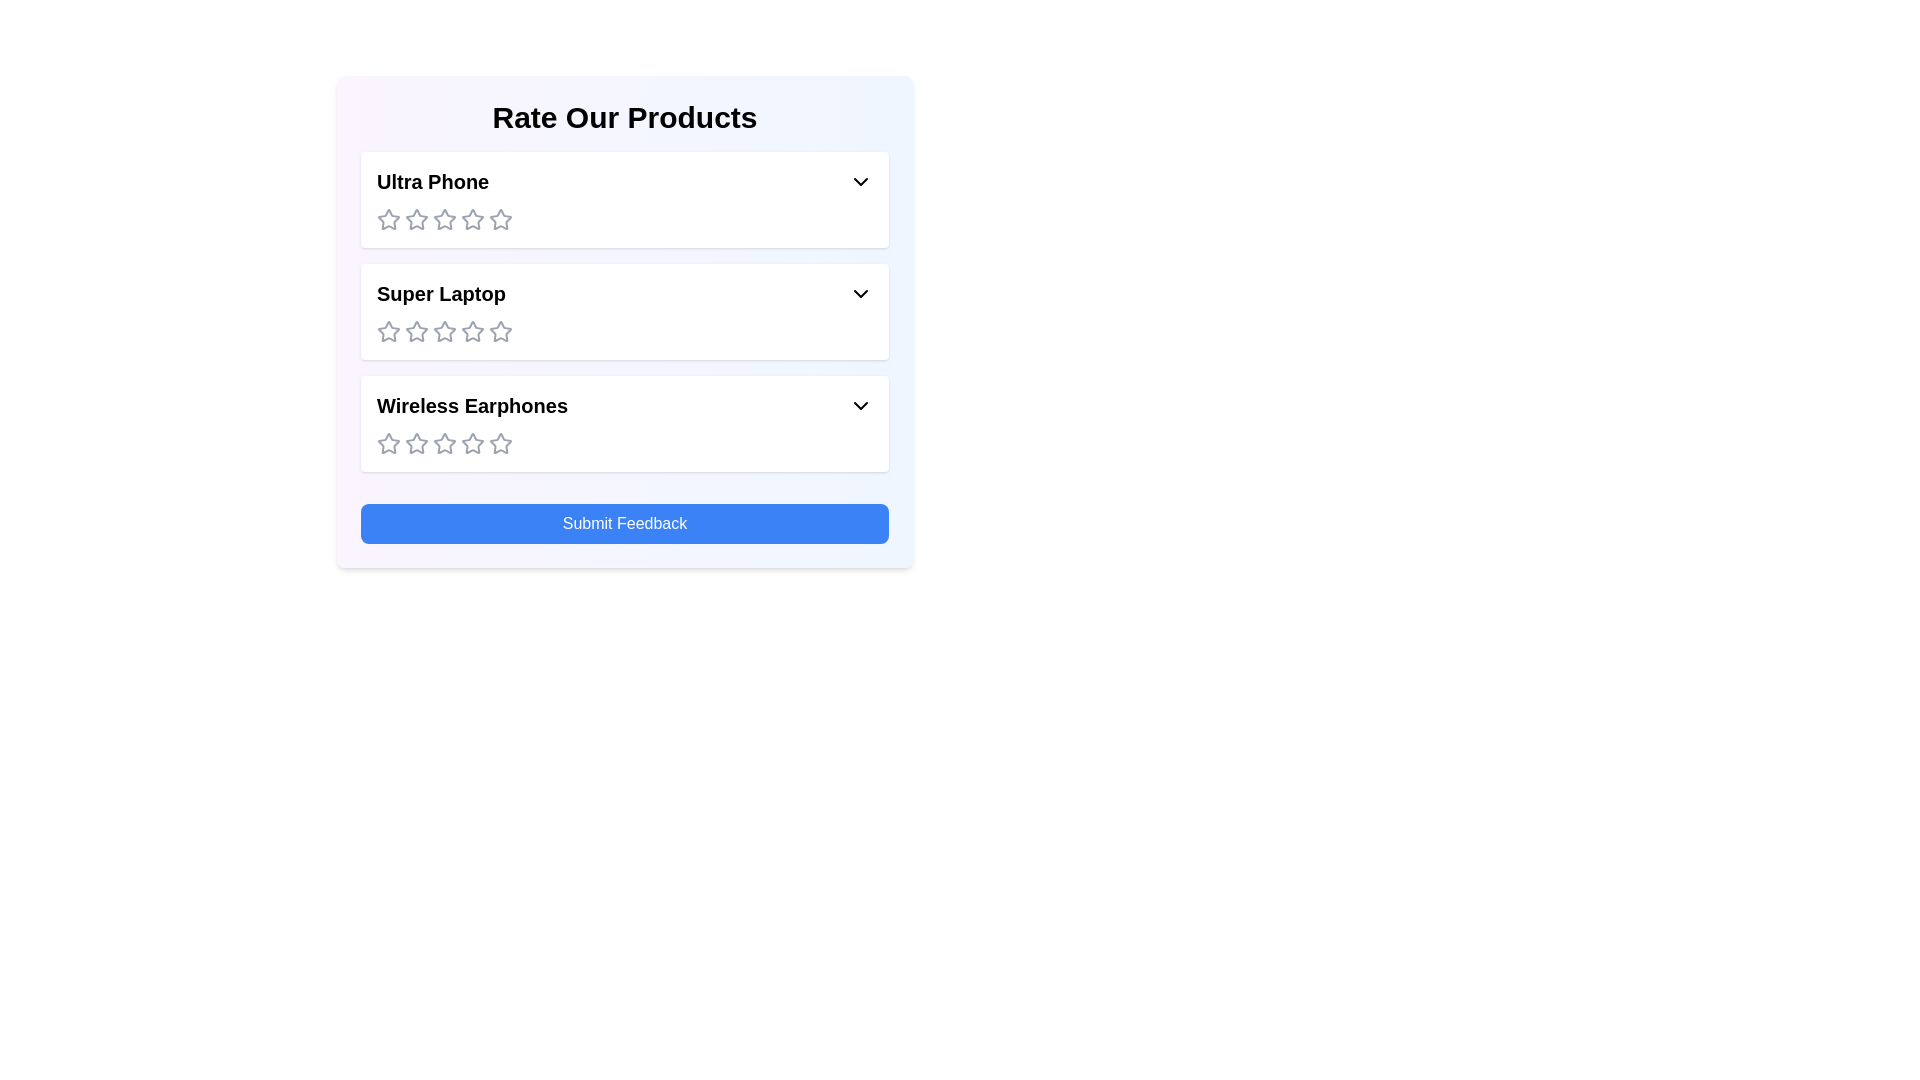  I want to click on the rating for the product 'Super Laptop' to 5 stars, so click(500, 330).